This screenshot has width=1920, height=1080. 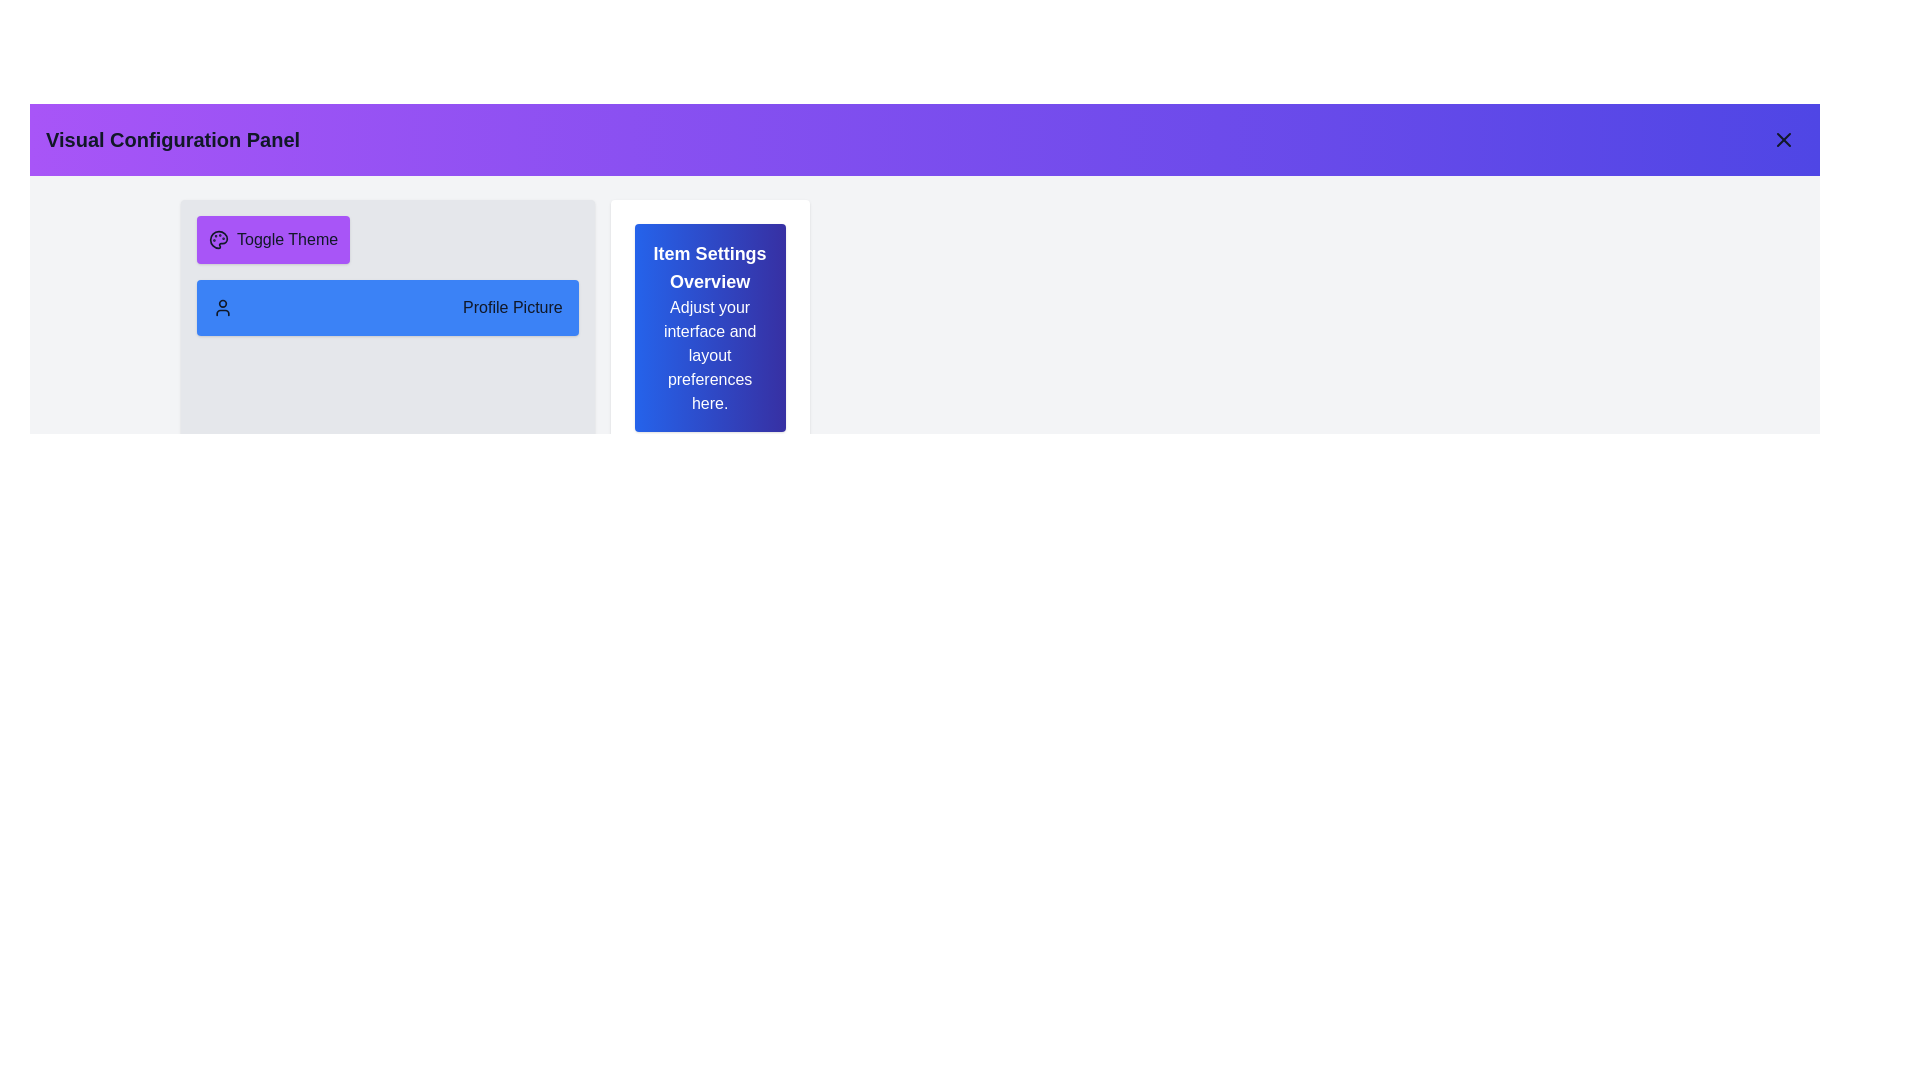 What do you see at coordinates (219, 238) in the screenshot?
I see `the theme toggling icon located inside the 'Toggle Theme' button, positioned to the left of the text label` at bounding box center [219, 238].